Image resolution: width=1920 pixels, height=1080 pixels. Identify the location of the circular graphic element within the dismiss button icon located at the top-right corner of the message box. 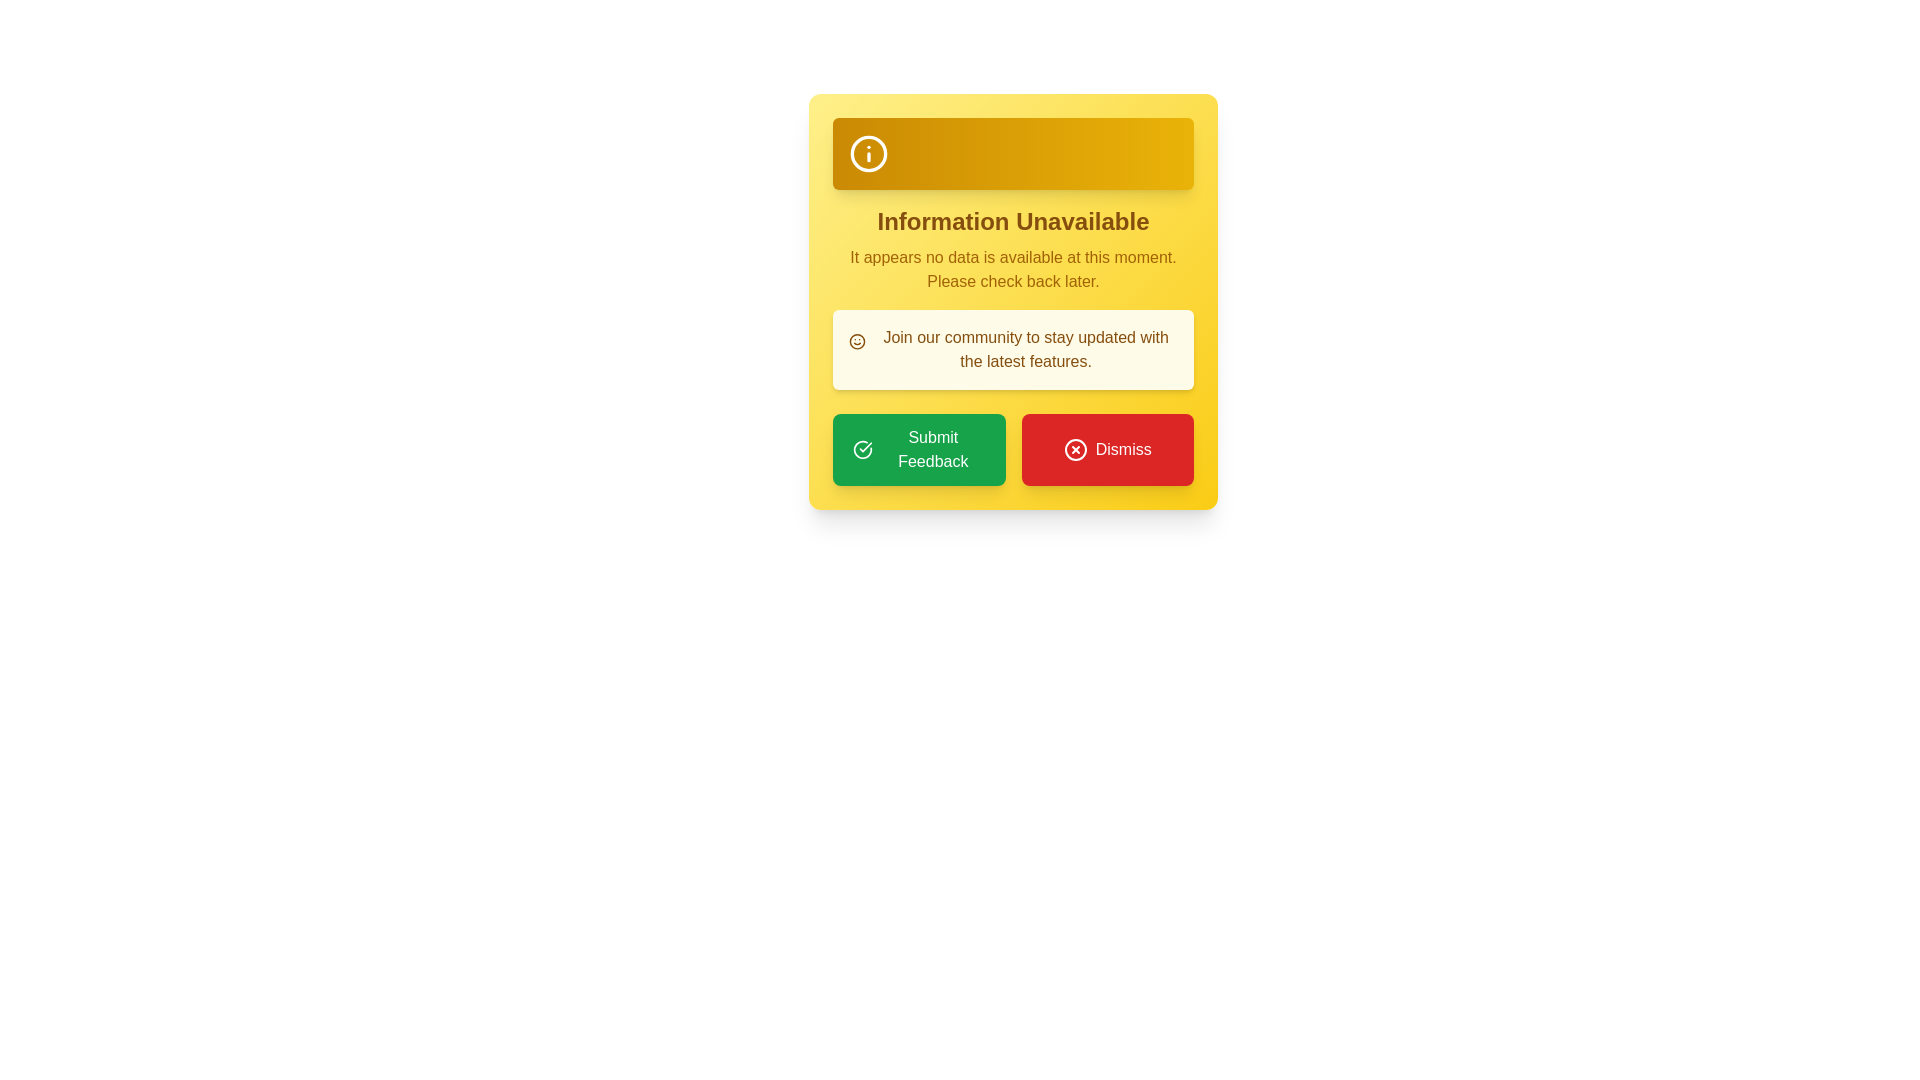
(1074, 450).